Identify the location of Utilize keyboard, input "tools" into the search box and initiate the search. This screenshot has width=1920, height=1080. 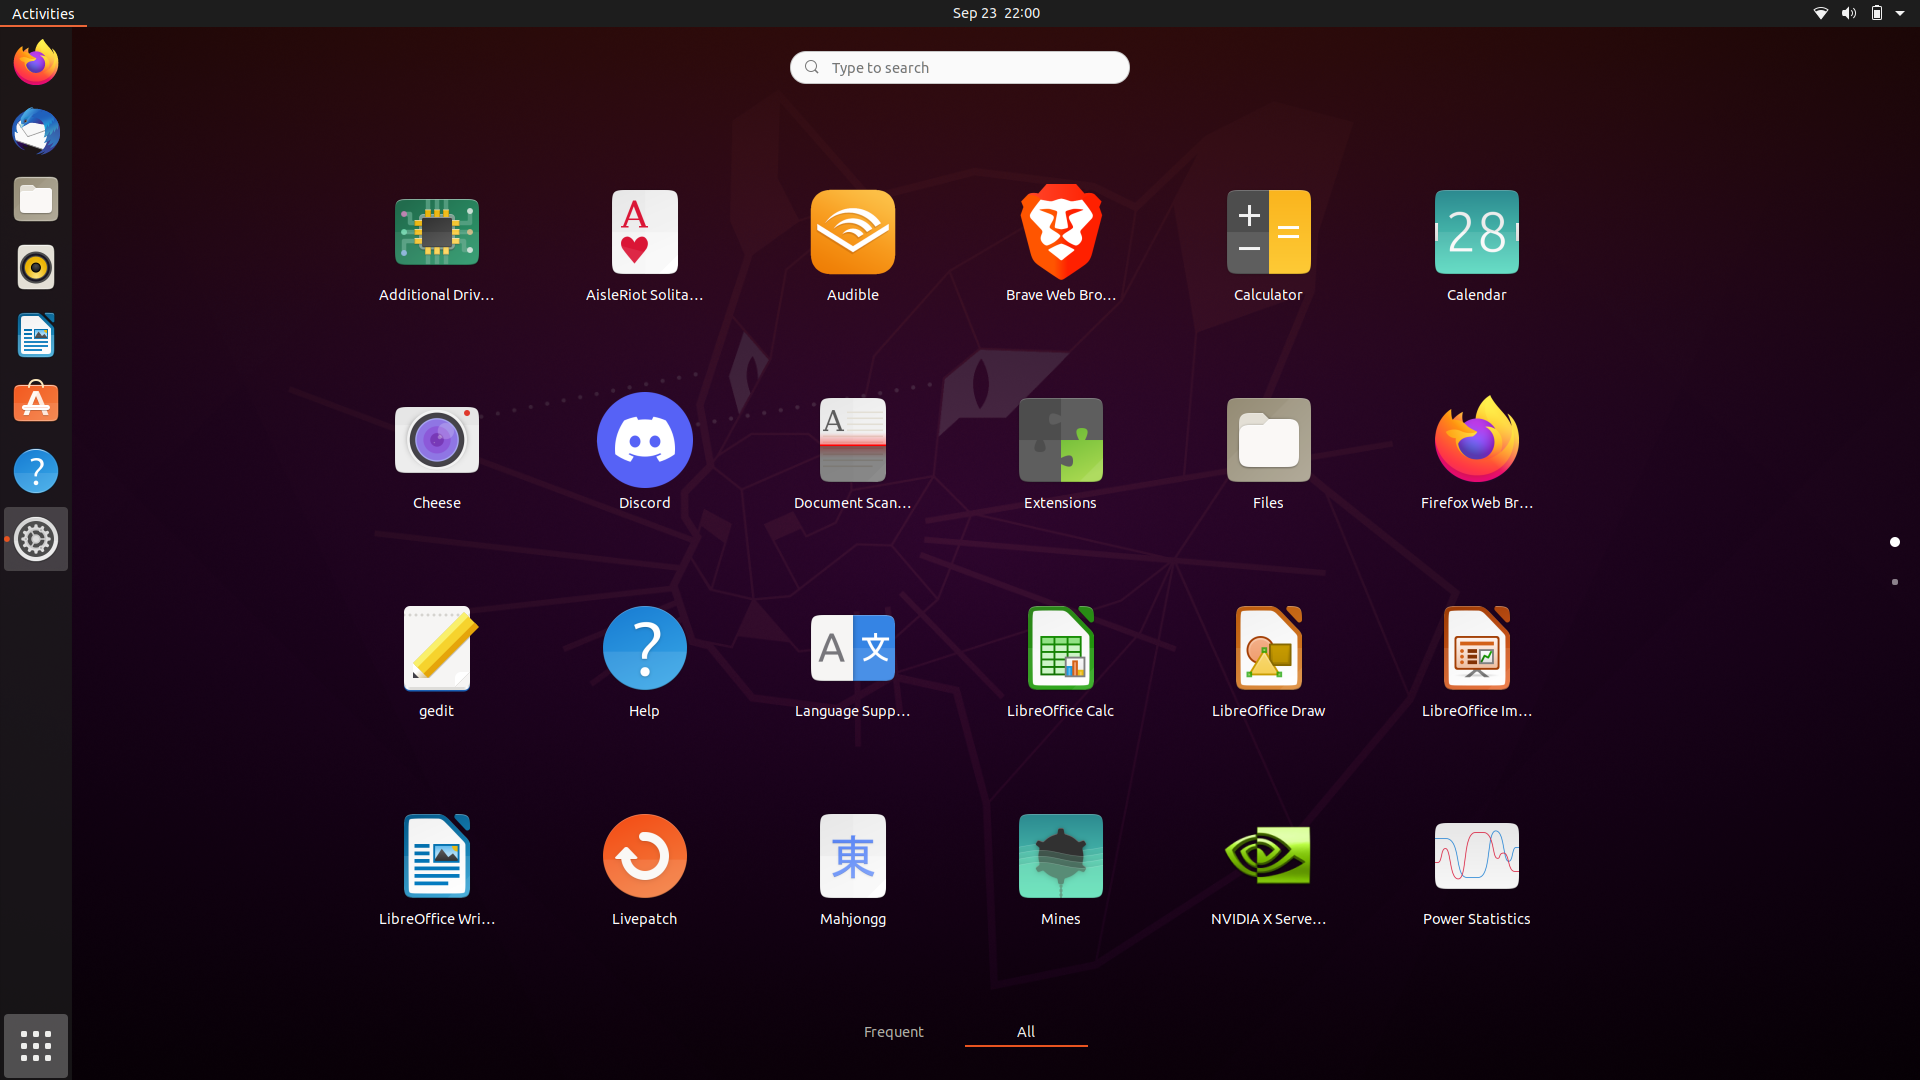
(958, 65).